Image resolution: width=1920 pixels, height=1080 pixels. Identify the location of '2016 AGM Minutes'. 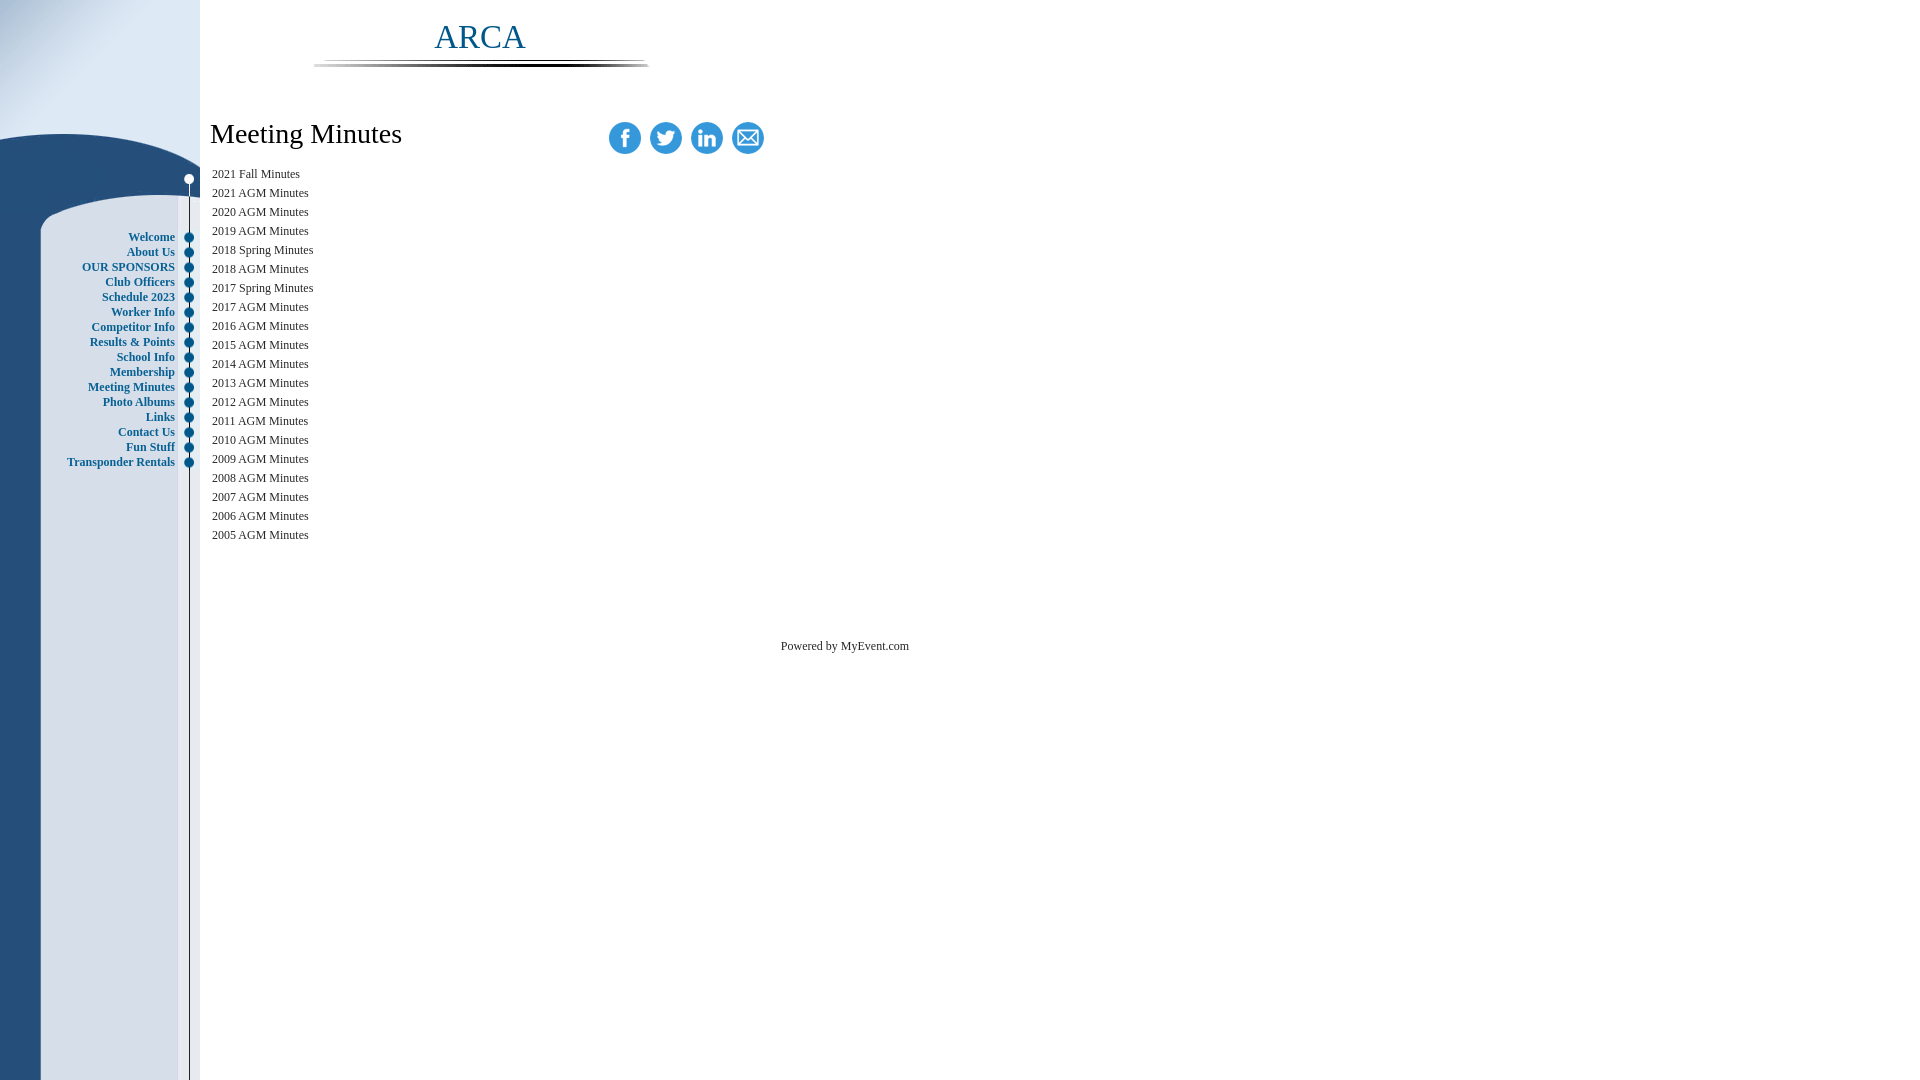
(259, 325).